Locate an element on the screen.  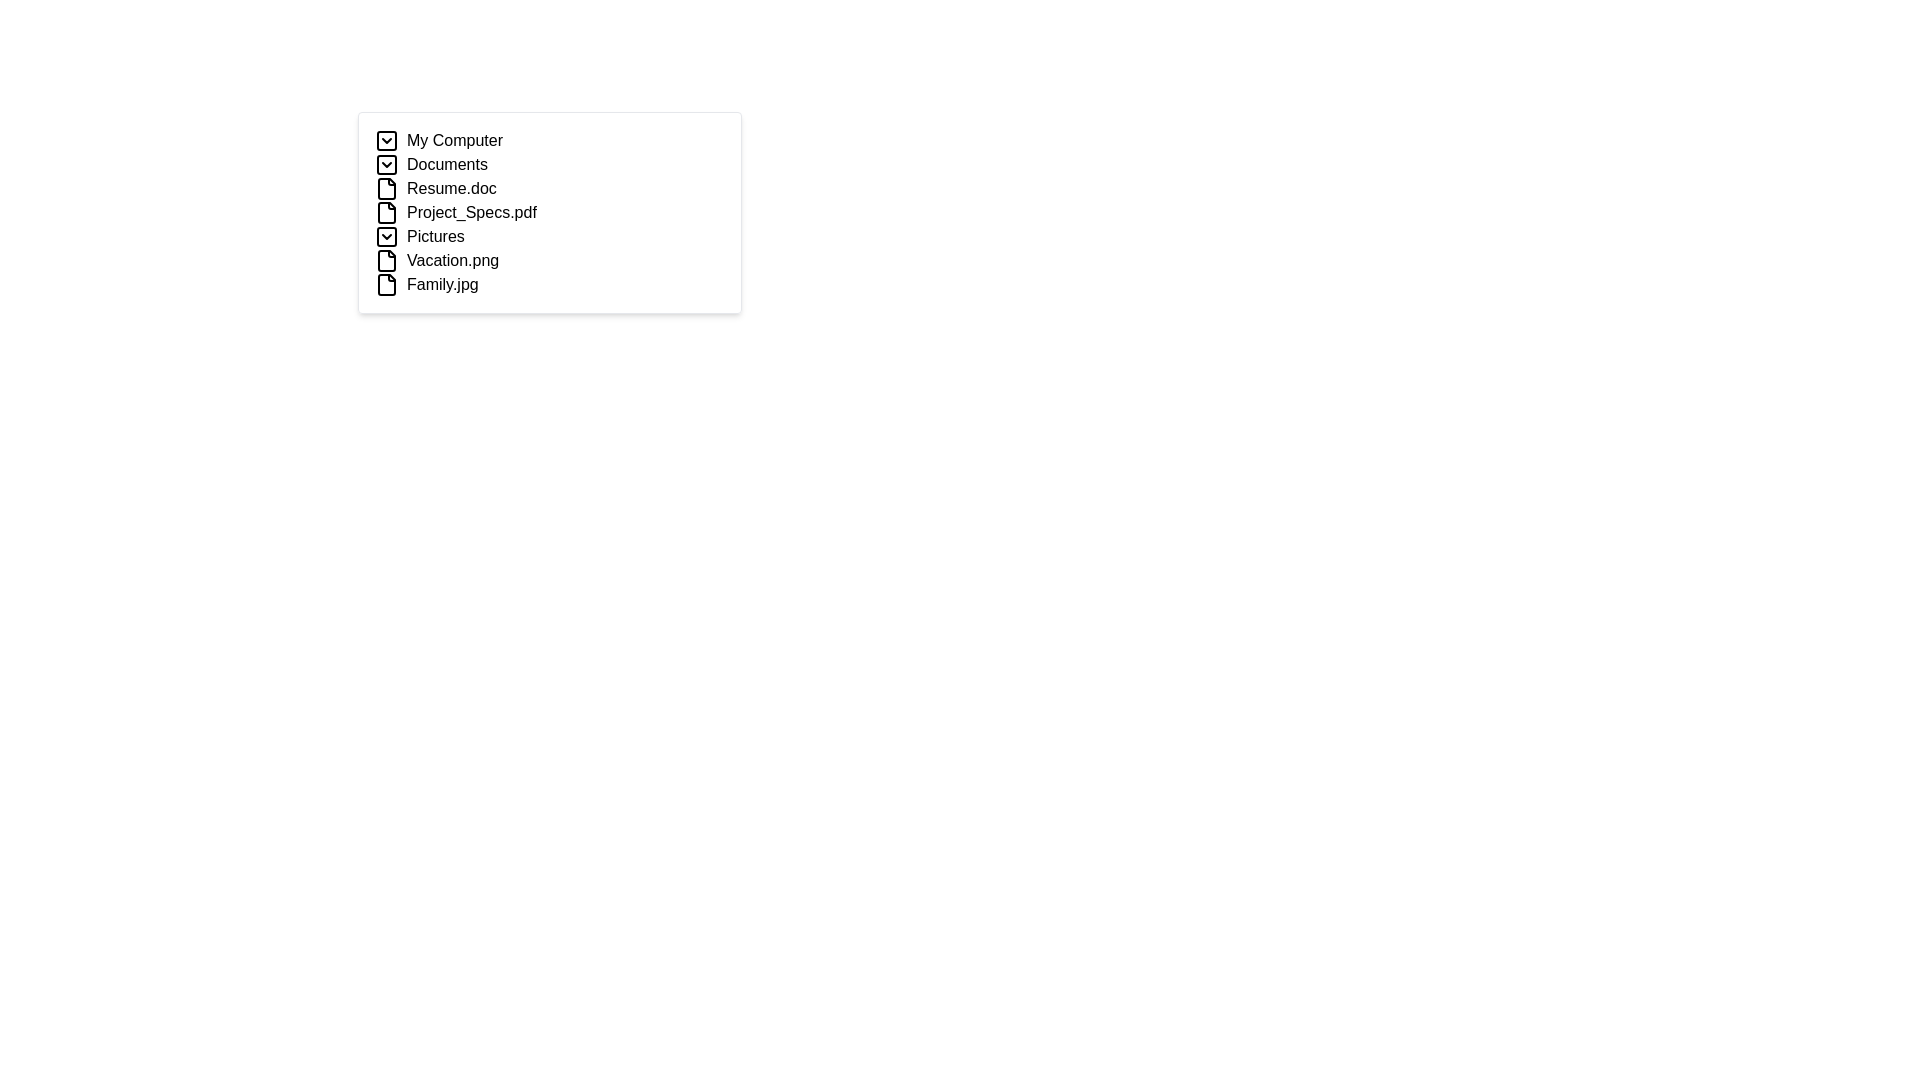
the file icon representing 'Project_Specs.pdf' is located at coordinates (387, 212).